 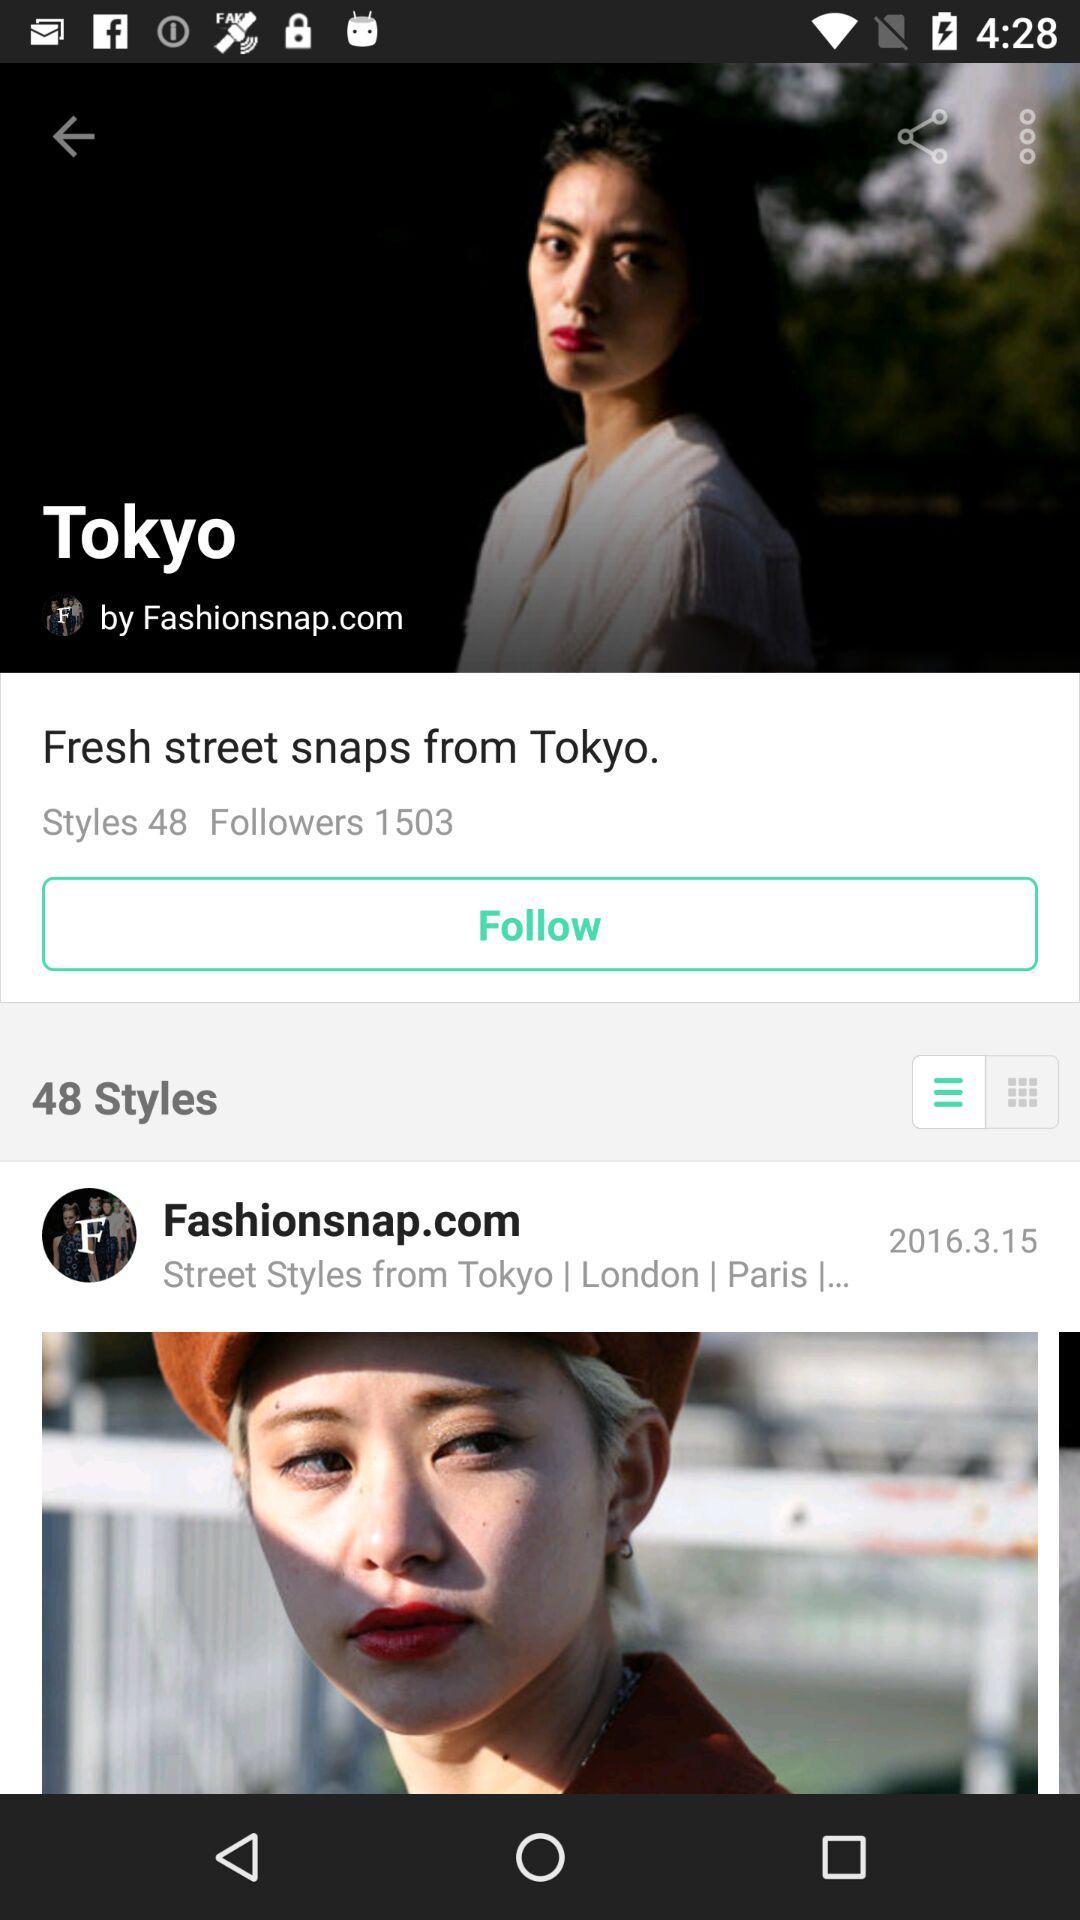 I want to click on the item above the fresh street snaps item, so click(x=1032, y=135).